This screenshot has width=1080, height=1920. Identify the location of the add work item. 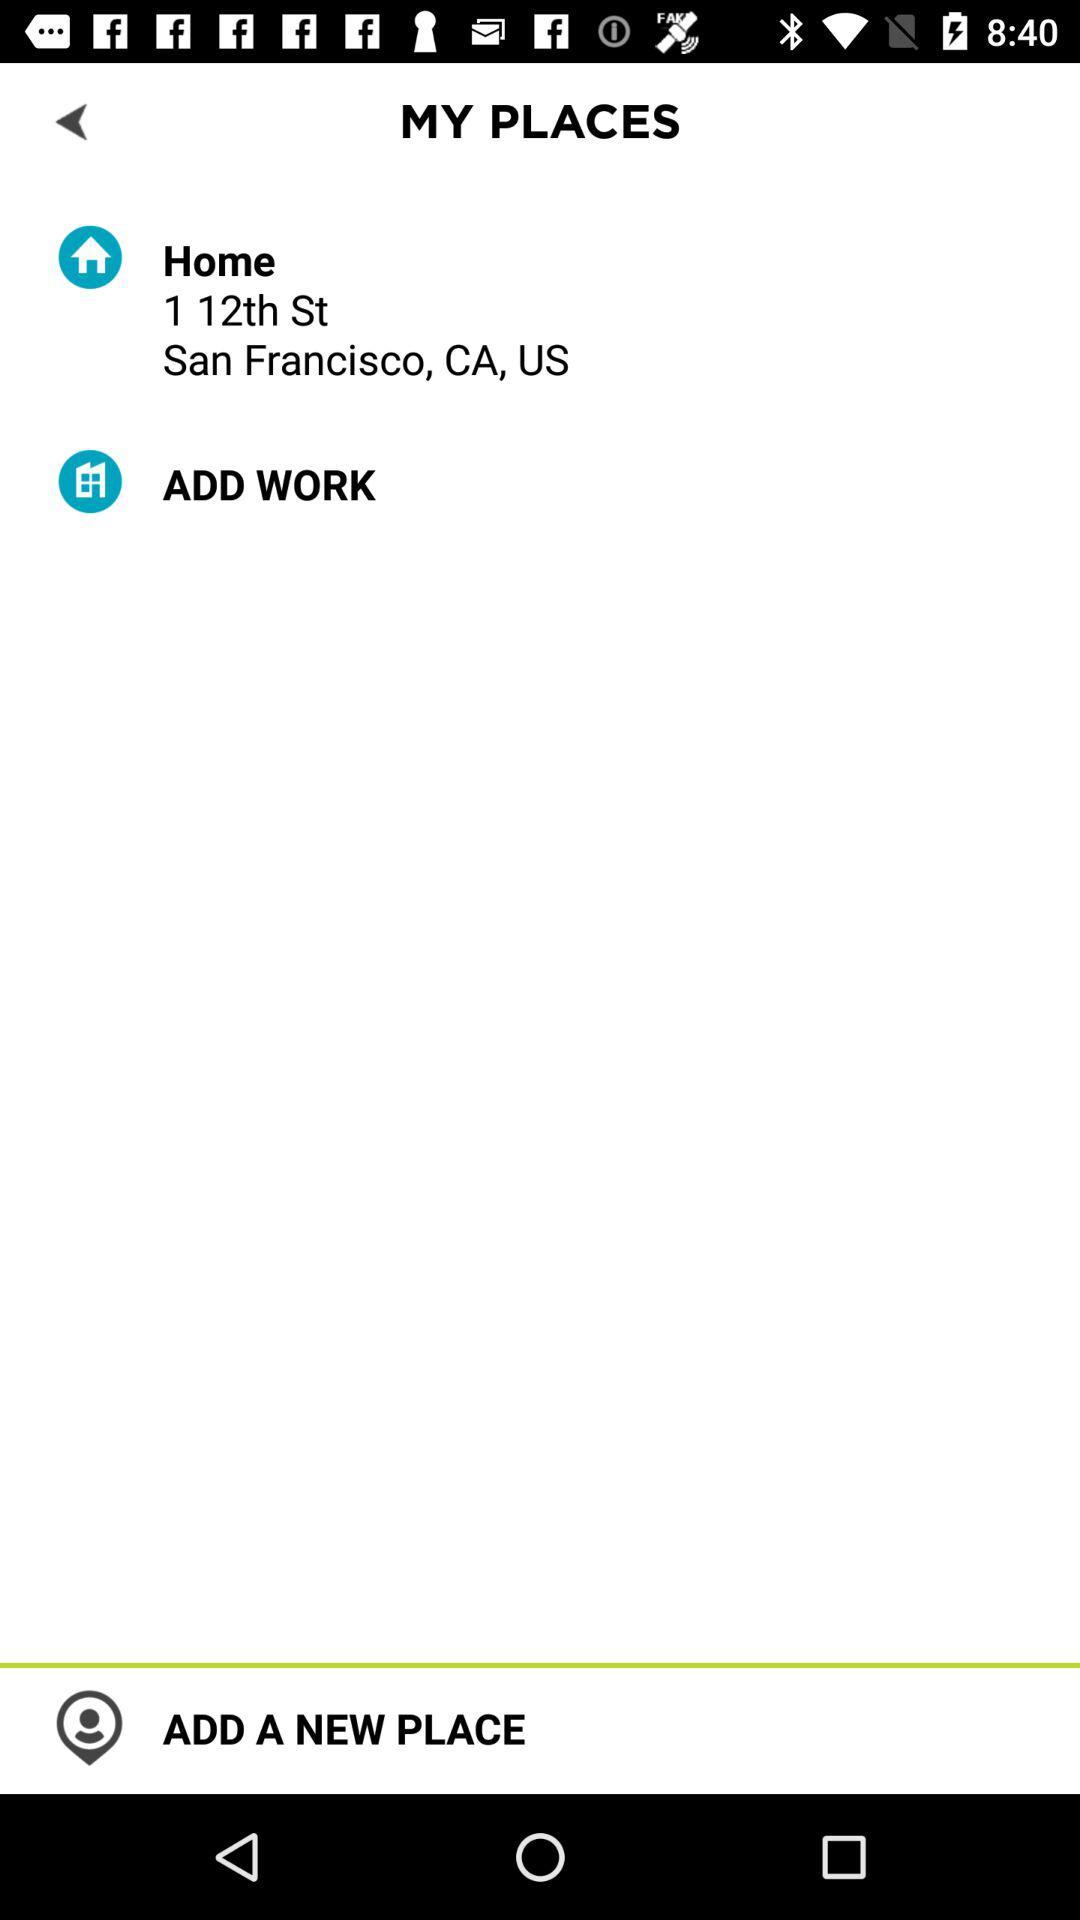
(268, 483).